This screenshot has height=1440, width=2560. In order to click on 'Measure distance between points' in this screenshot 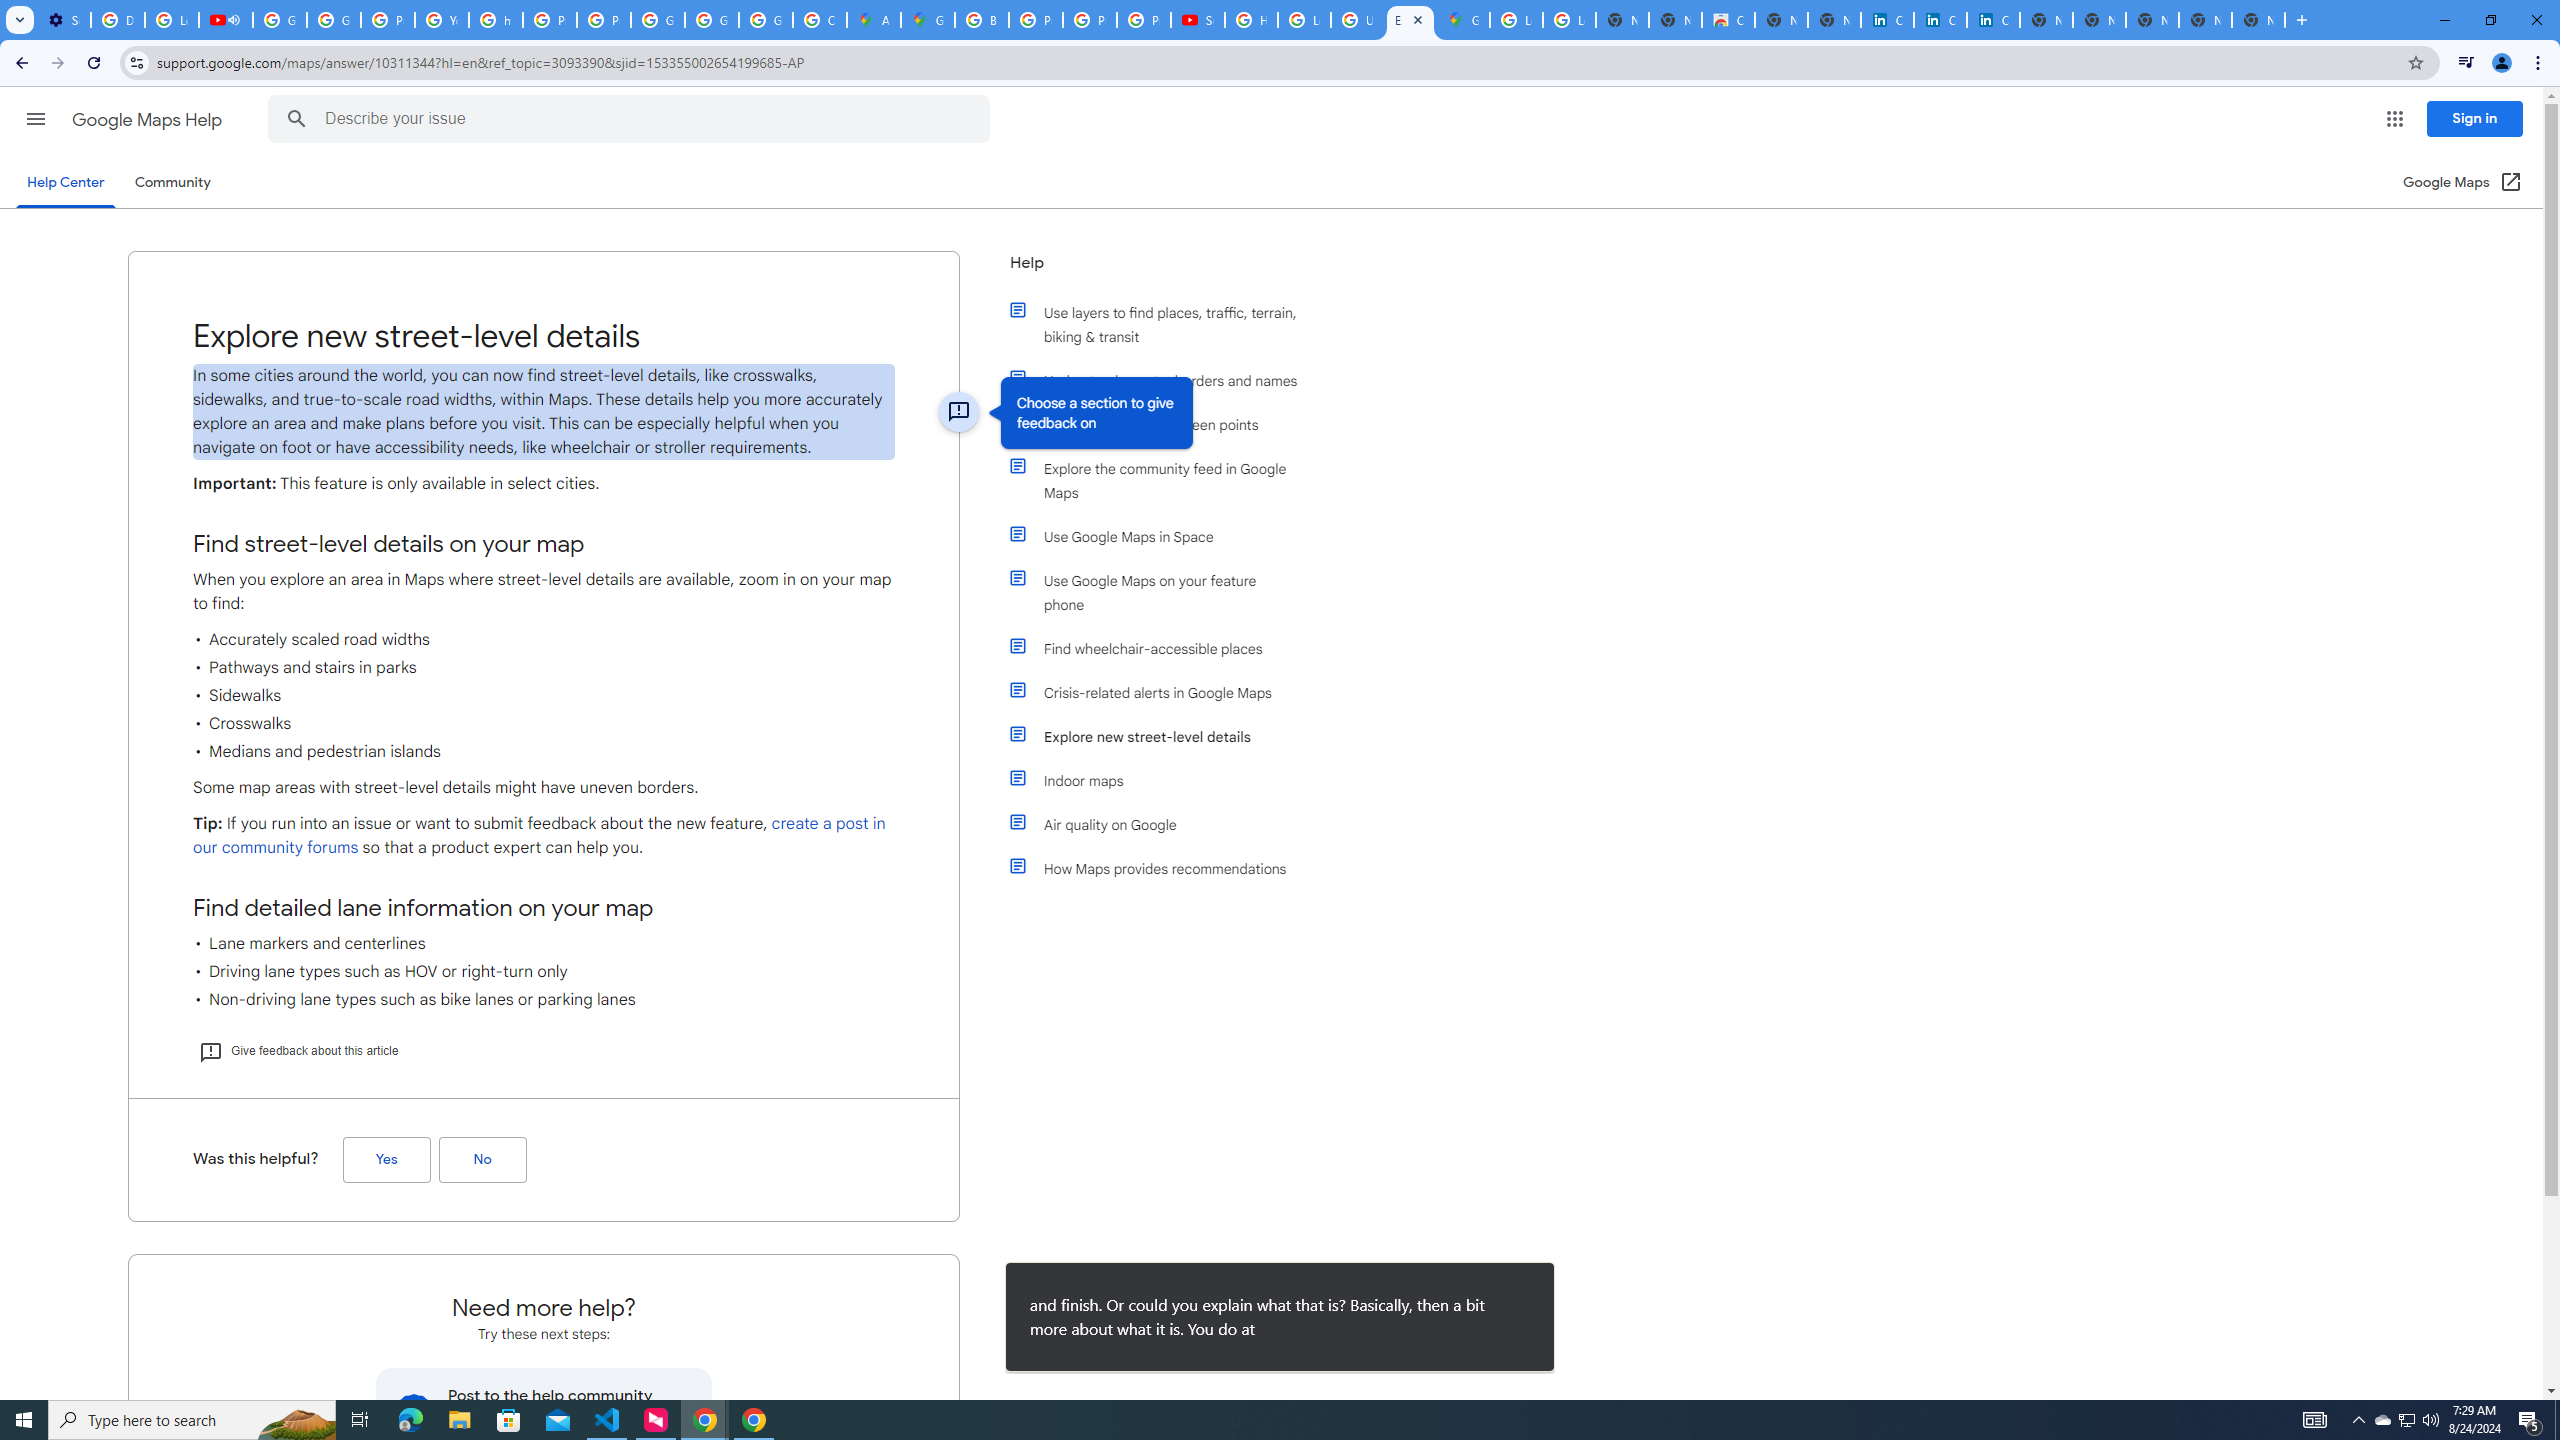, I will do `click(1162, 424)`.